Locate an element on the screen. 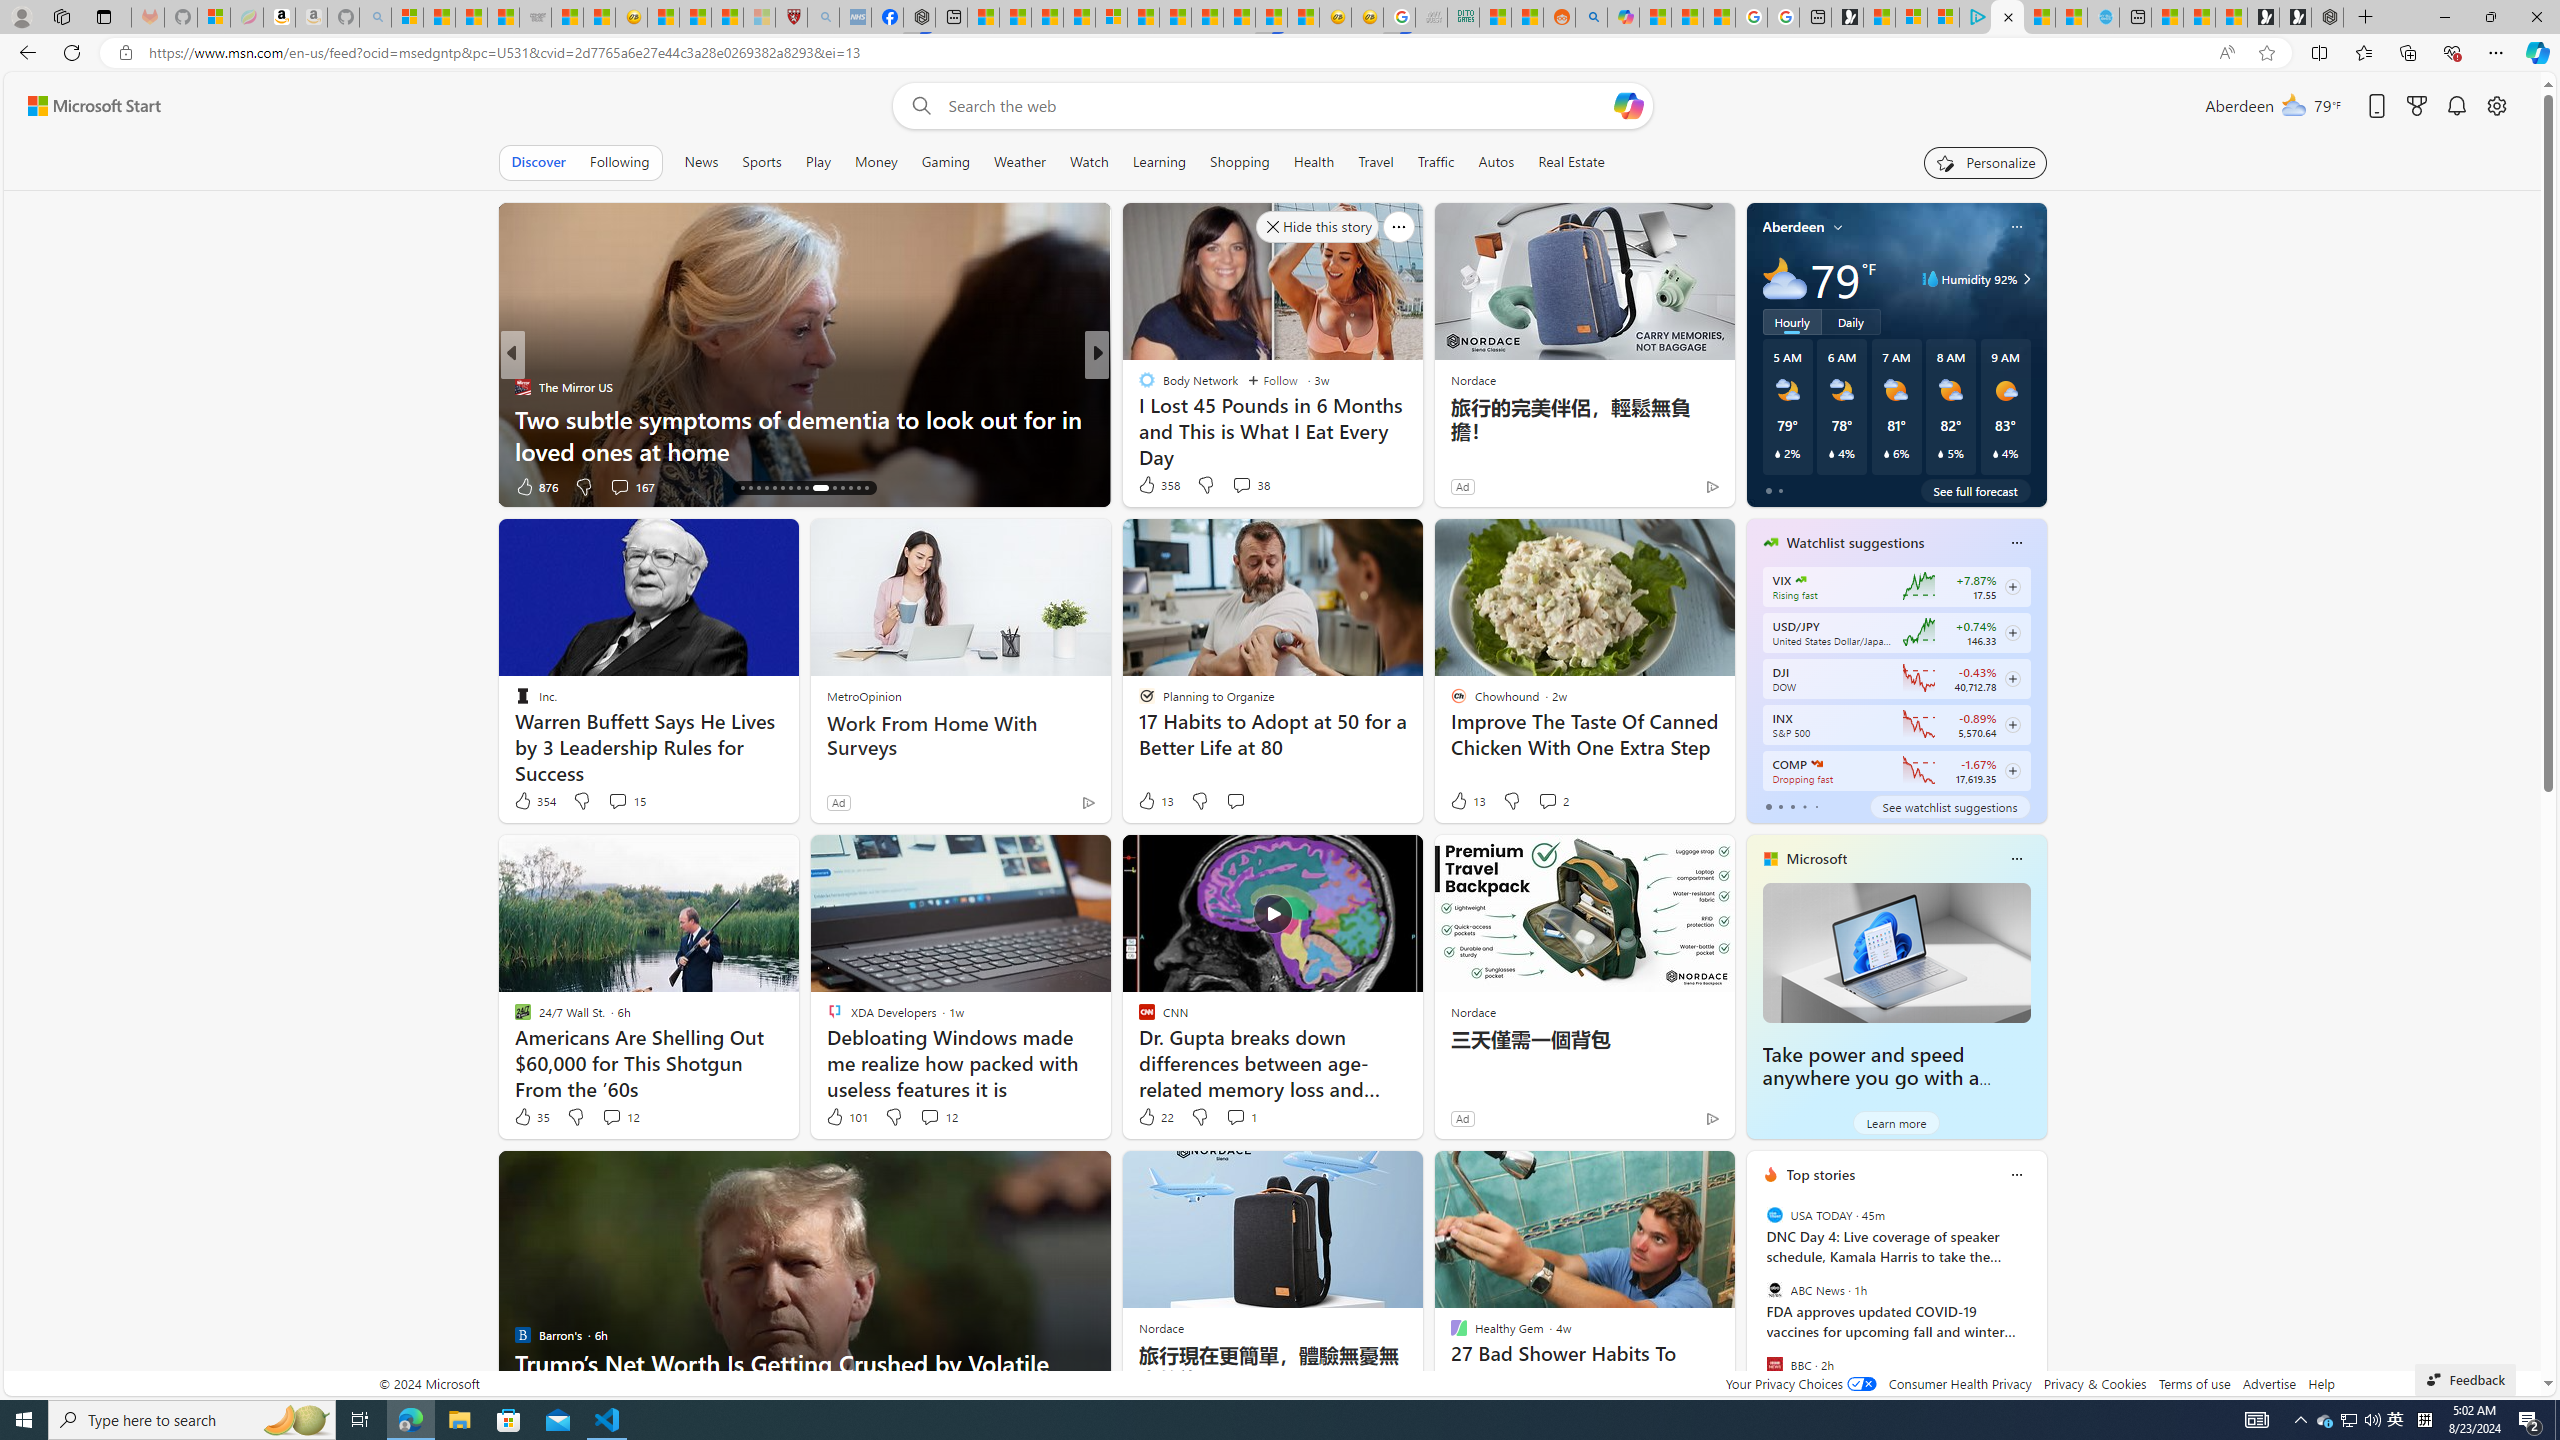  'Class: follow-button  m' is located at coordinates (2011, 770).